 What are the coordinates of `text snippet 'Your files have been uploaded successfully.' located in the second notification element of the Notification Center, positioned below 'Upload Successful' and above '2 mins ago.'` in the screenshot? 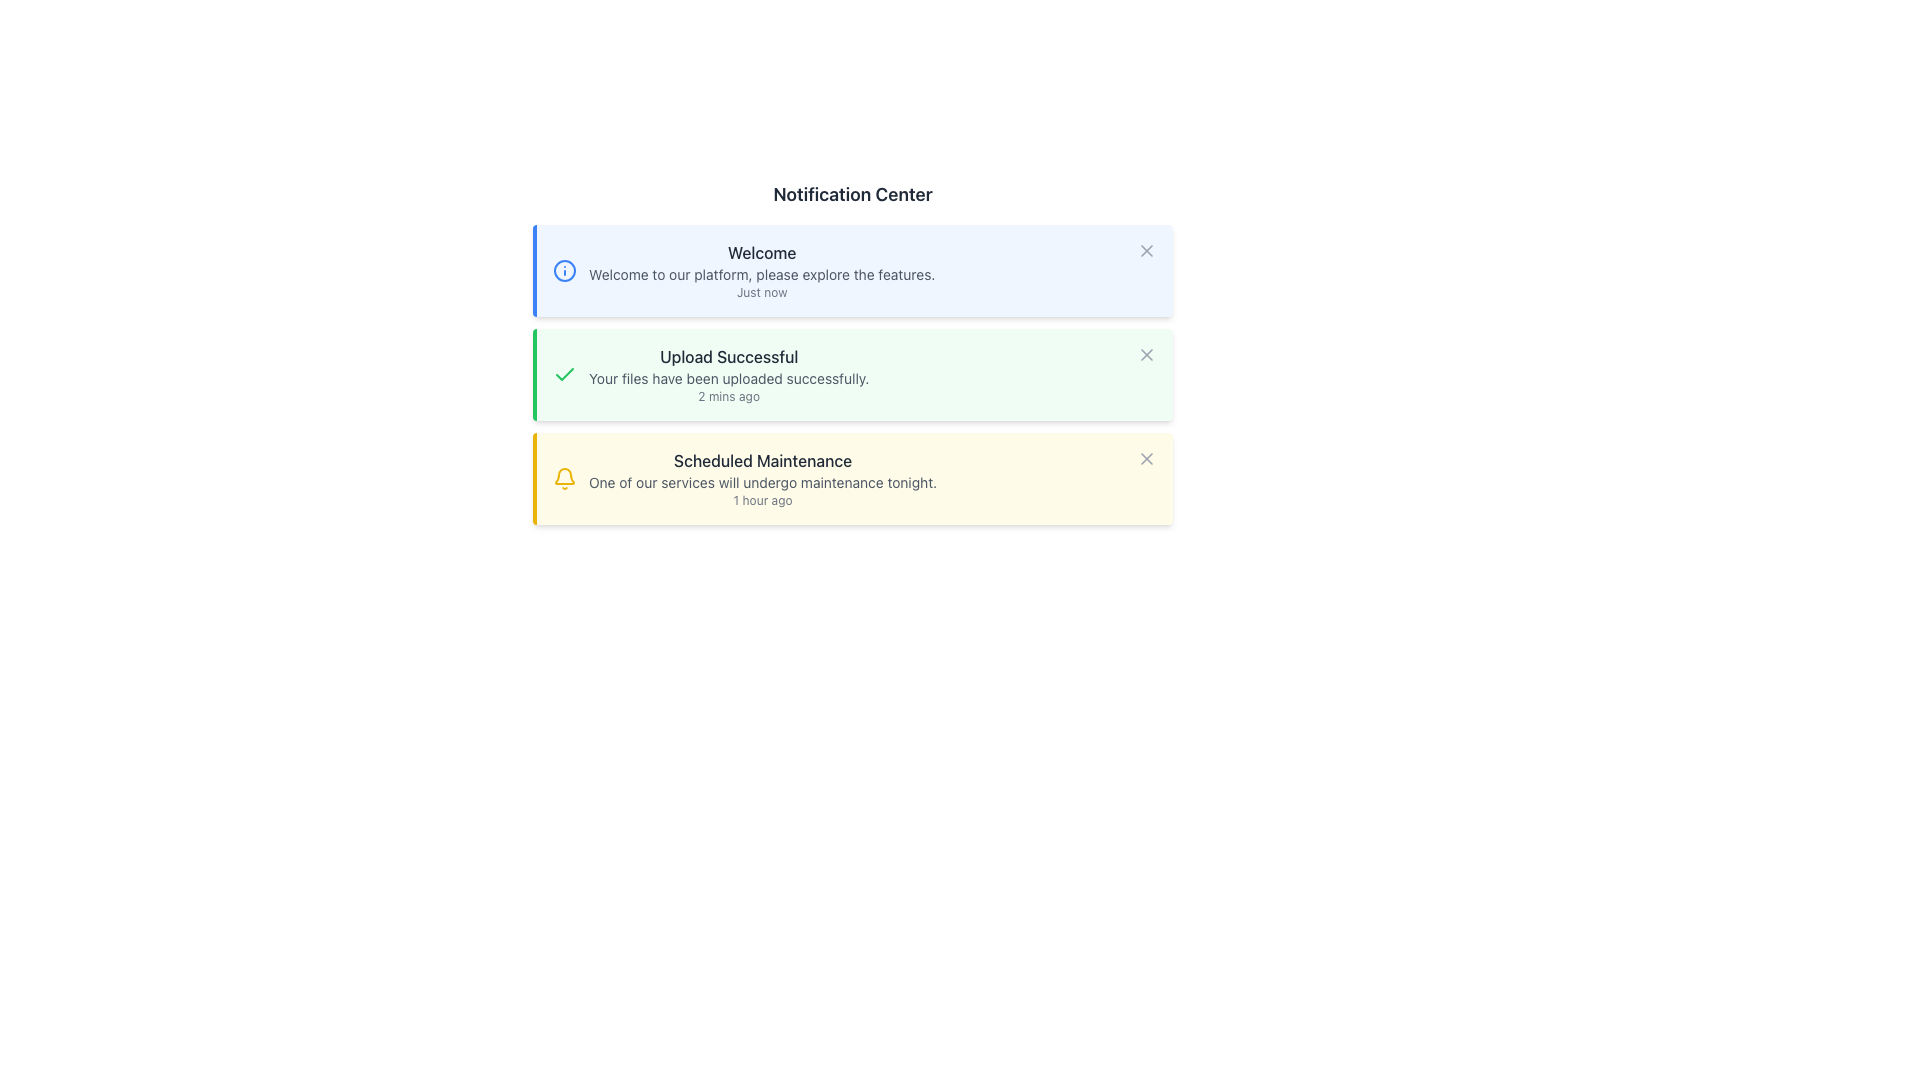 It's located at (728, 378).